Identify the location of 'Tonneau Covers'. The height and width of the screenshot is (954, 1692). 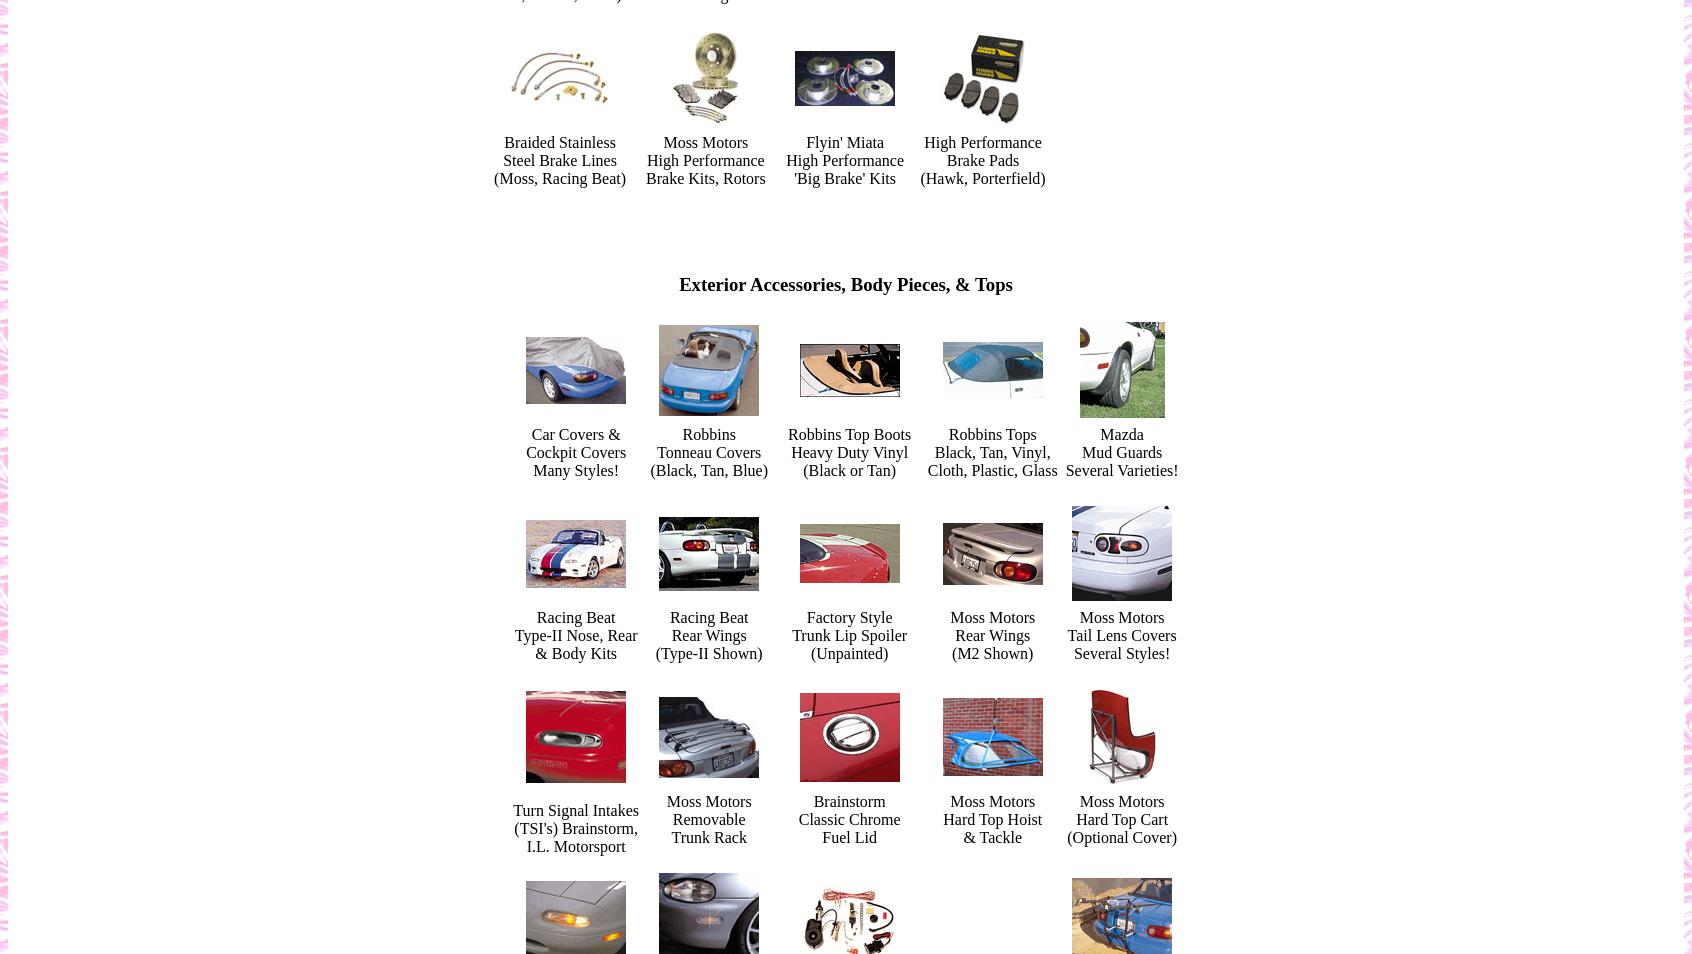
(657, 452).